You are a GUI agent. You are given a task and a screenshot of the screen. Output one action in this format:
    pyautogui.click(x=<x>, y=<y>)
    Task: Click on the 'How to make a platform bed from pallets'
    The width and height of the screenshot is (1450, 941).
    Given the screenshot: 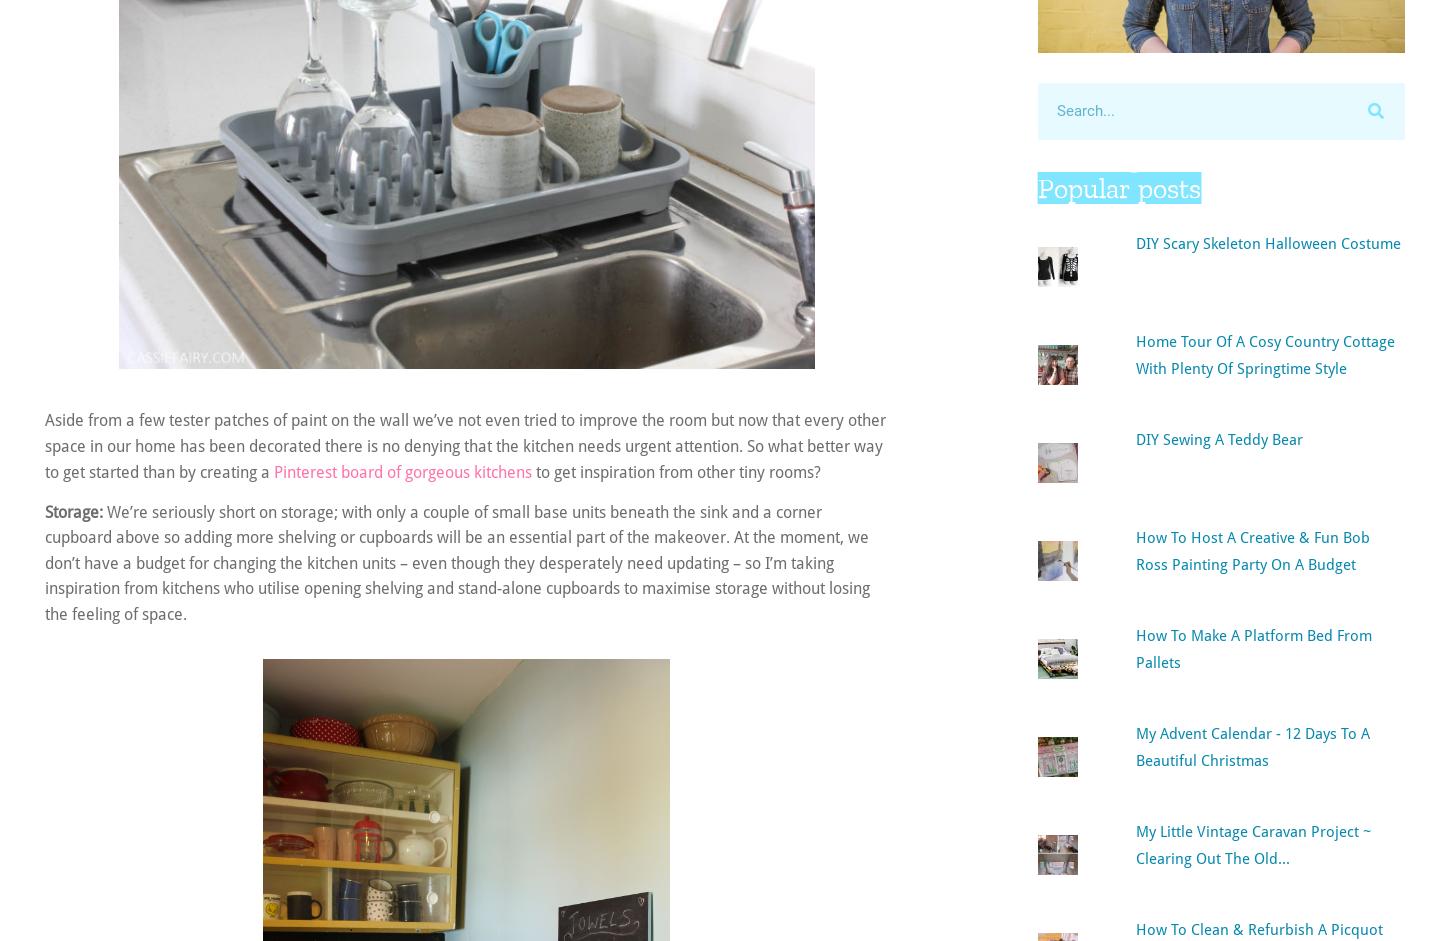 What is the action you would take?
    pyautogui.click(x=1252, y=646)
    